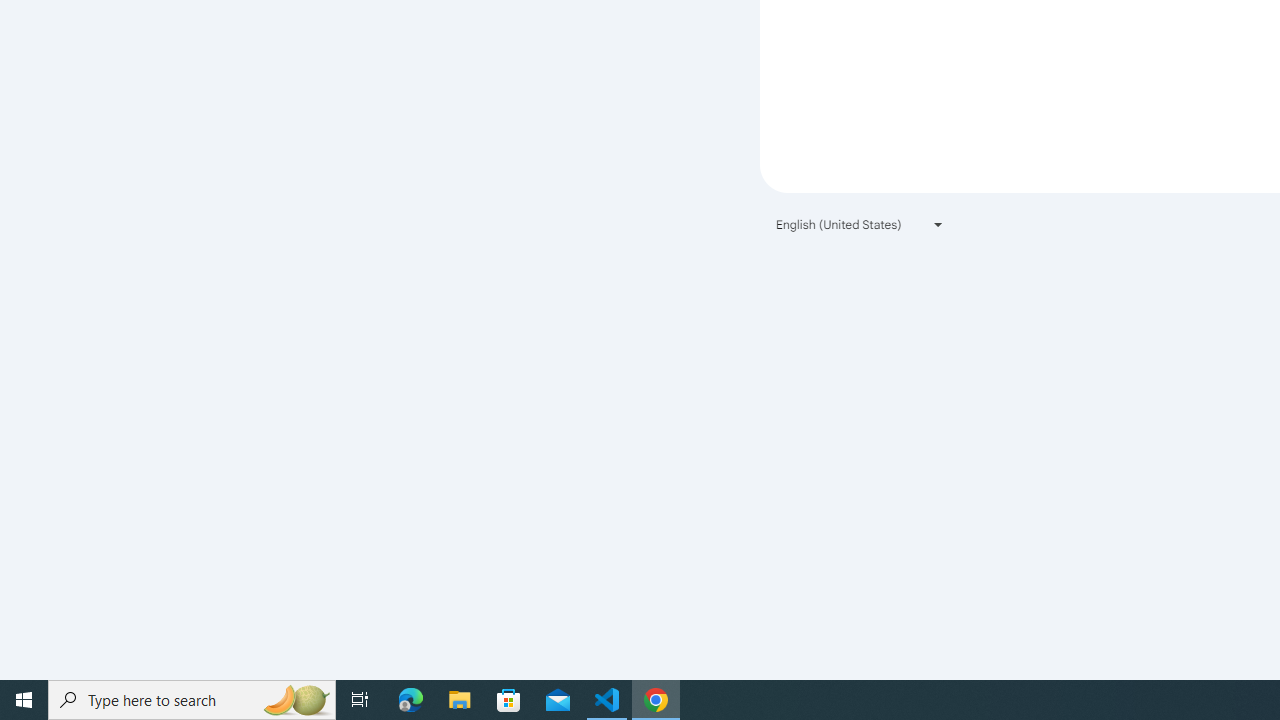 This screenshot has width=1280, height=720. Describe the element at coordinates (860, 224) in the screenshot. I see `'English (United States)'` at that location.